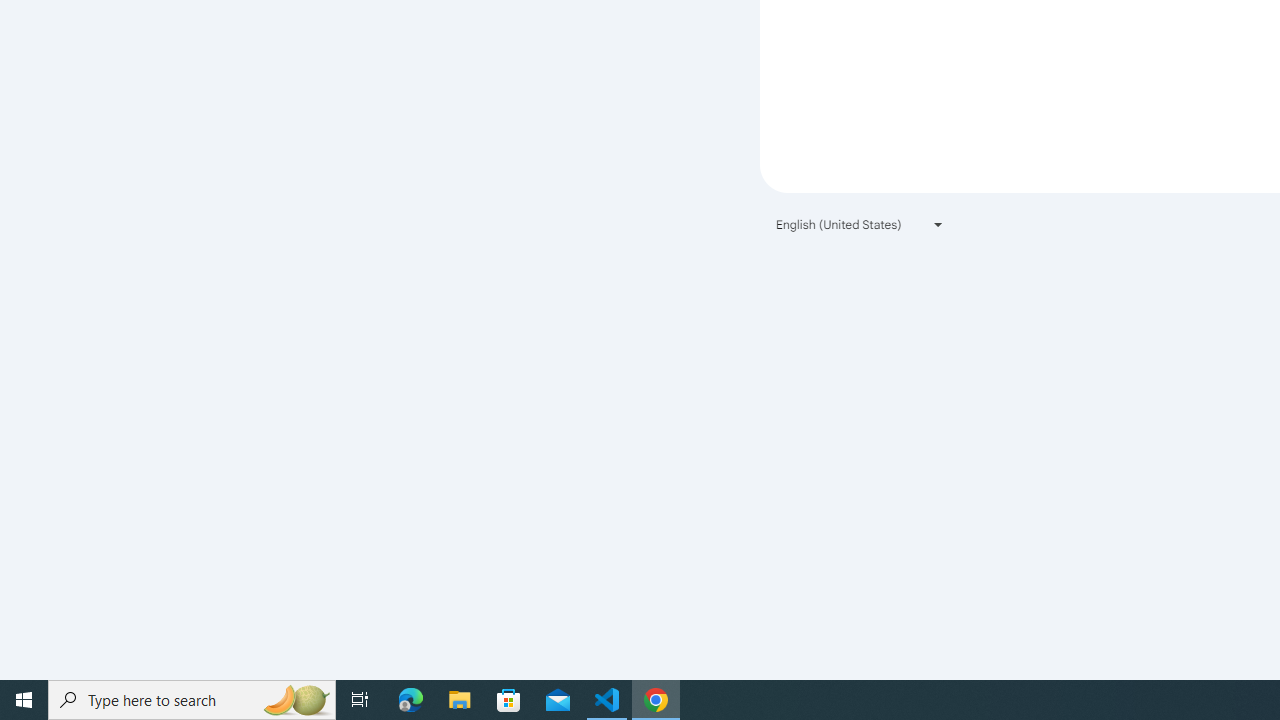 This screenshot has width=1280, height=720. Describe the element at coordinates (860, 224) in the screenshot. I see `'English (United States)'` at that location.